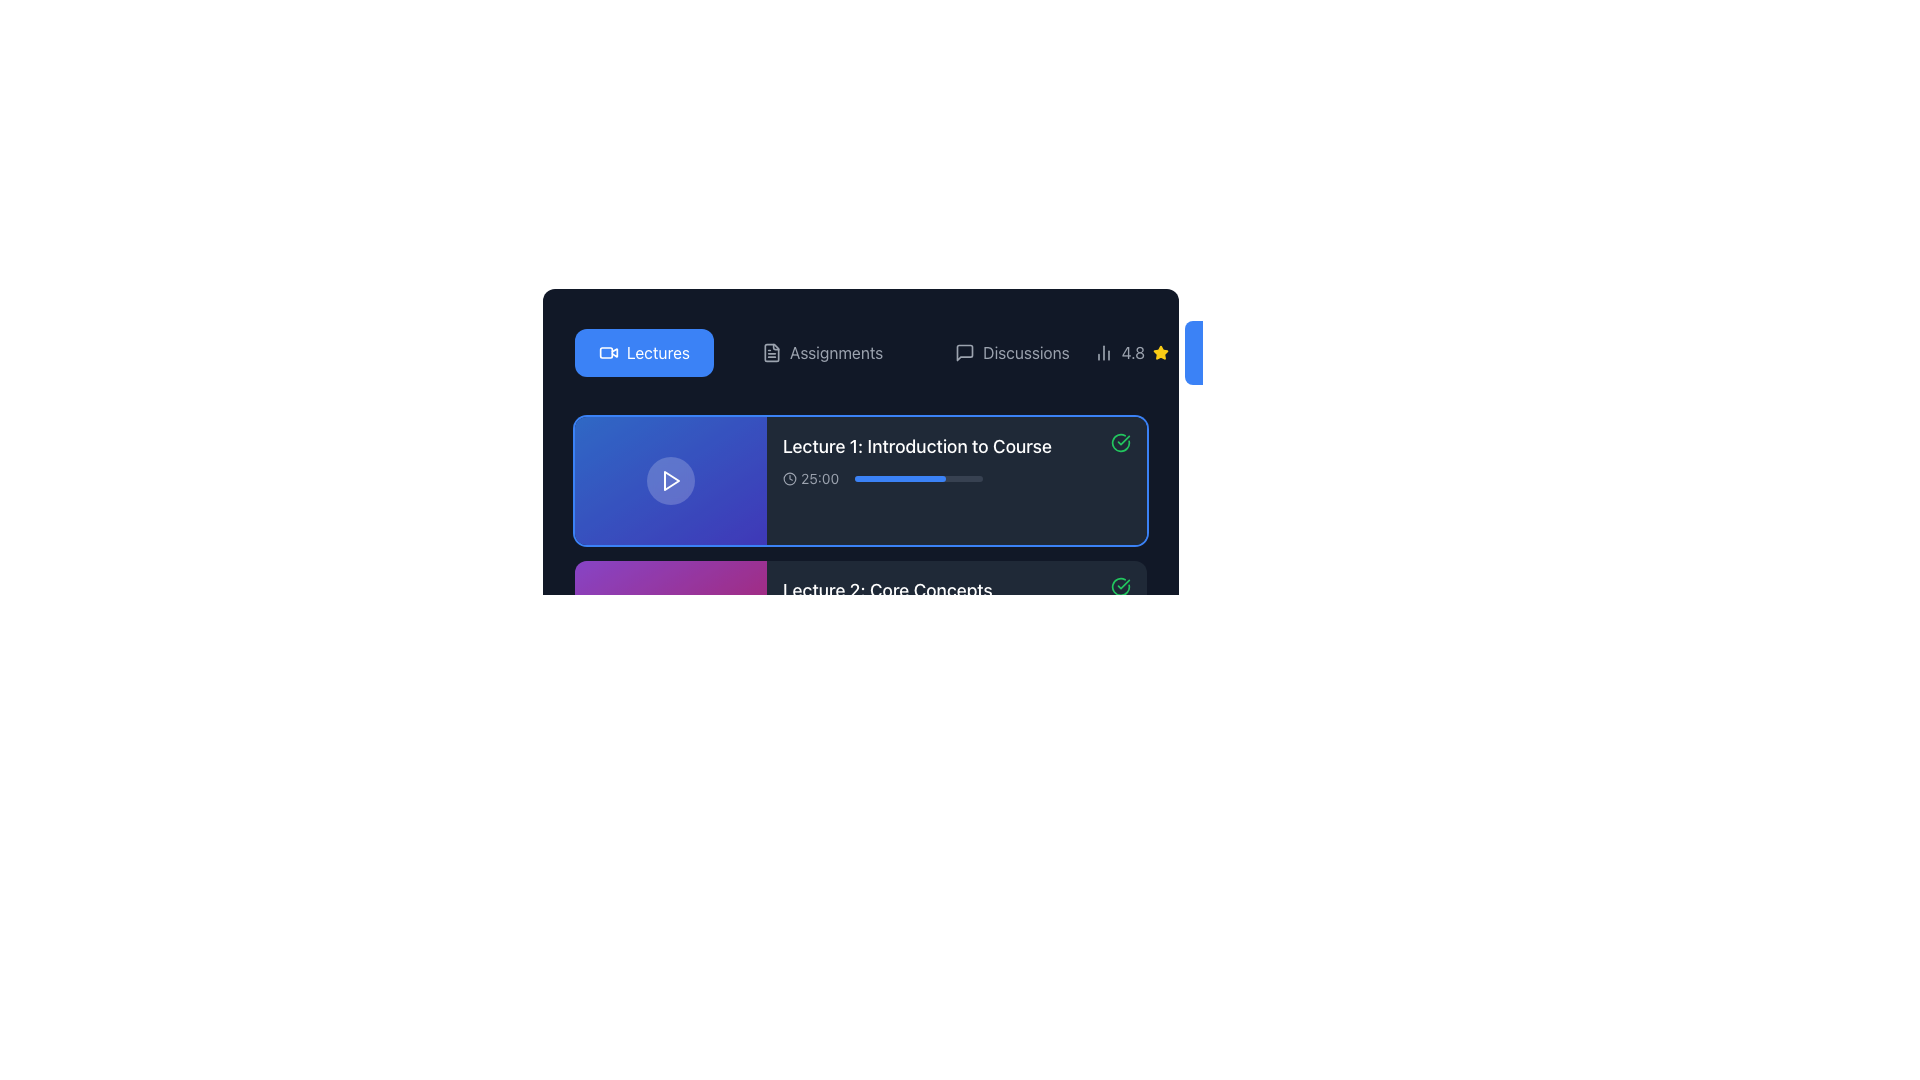 Image resolution: width=1920 pixels, height=1080 pixels. Describe the element at coordinates (671, 481) in the screenshot. I see `the 'Play' button located within the rounded rectangle card titled 'Lecture 1: Introduction to Course' to change its appearance` at that location.